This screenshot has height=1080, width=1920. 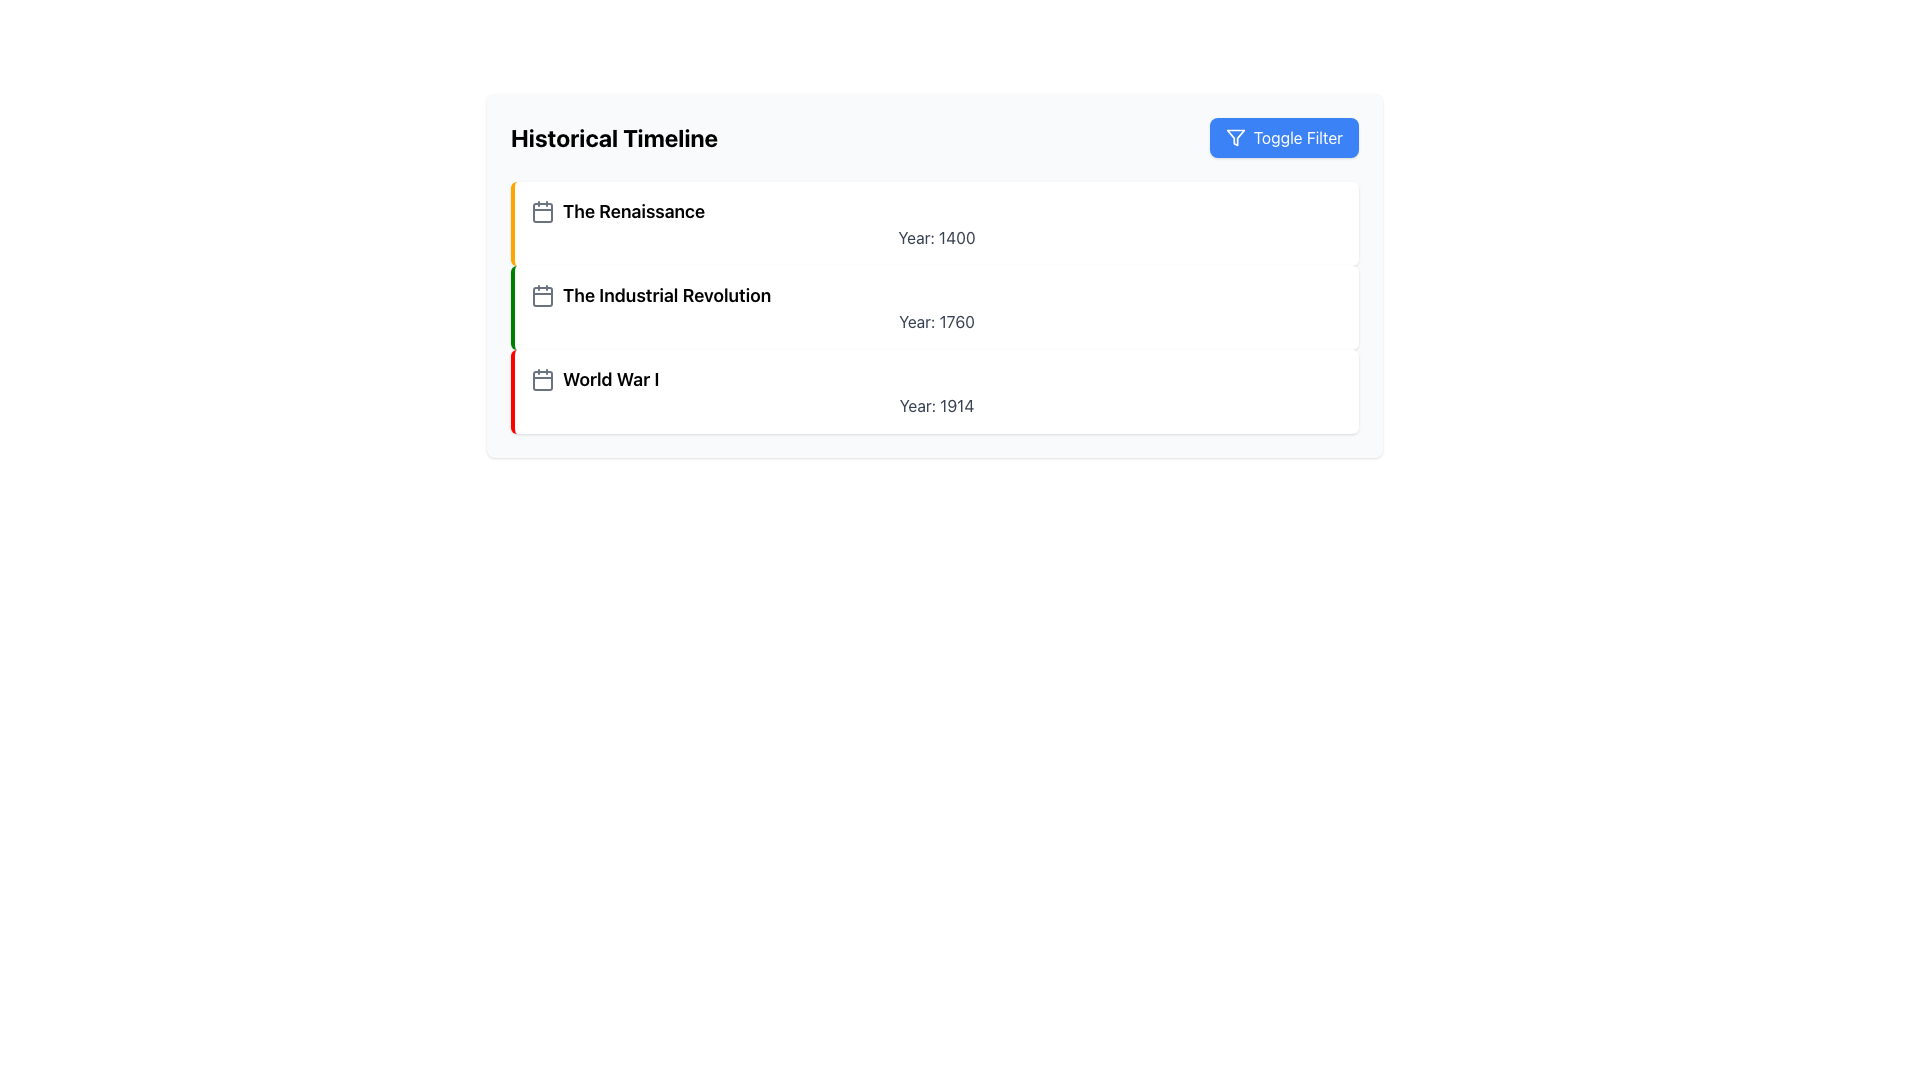 What do you see at coordinates (633, 212) in the screenshot?
I see `the text label 'The Renaissance' which marks the timeline entry for the year 1400 in a chronological list, positioned to the right of a calendar icon` at bounding box center [633, 212].